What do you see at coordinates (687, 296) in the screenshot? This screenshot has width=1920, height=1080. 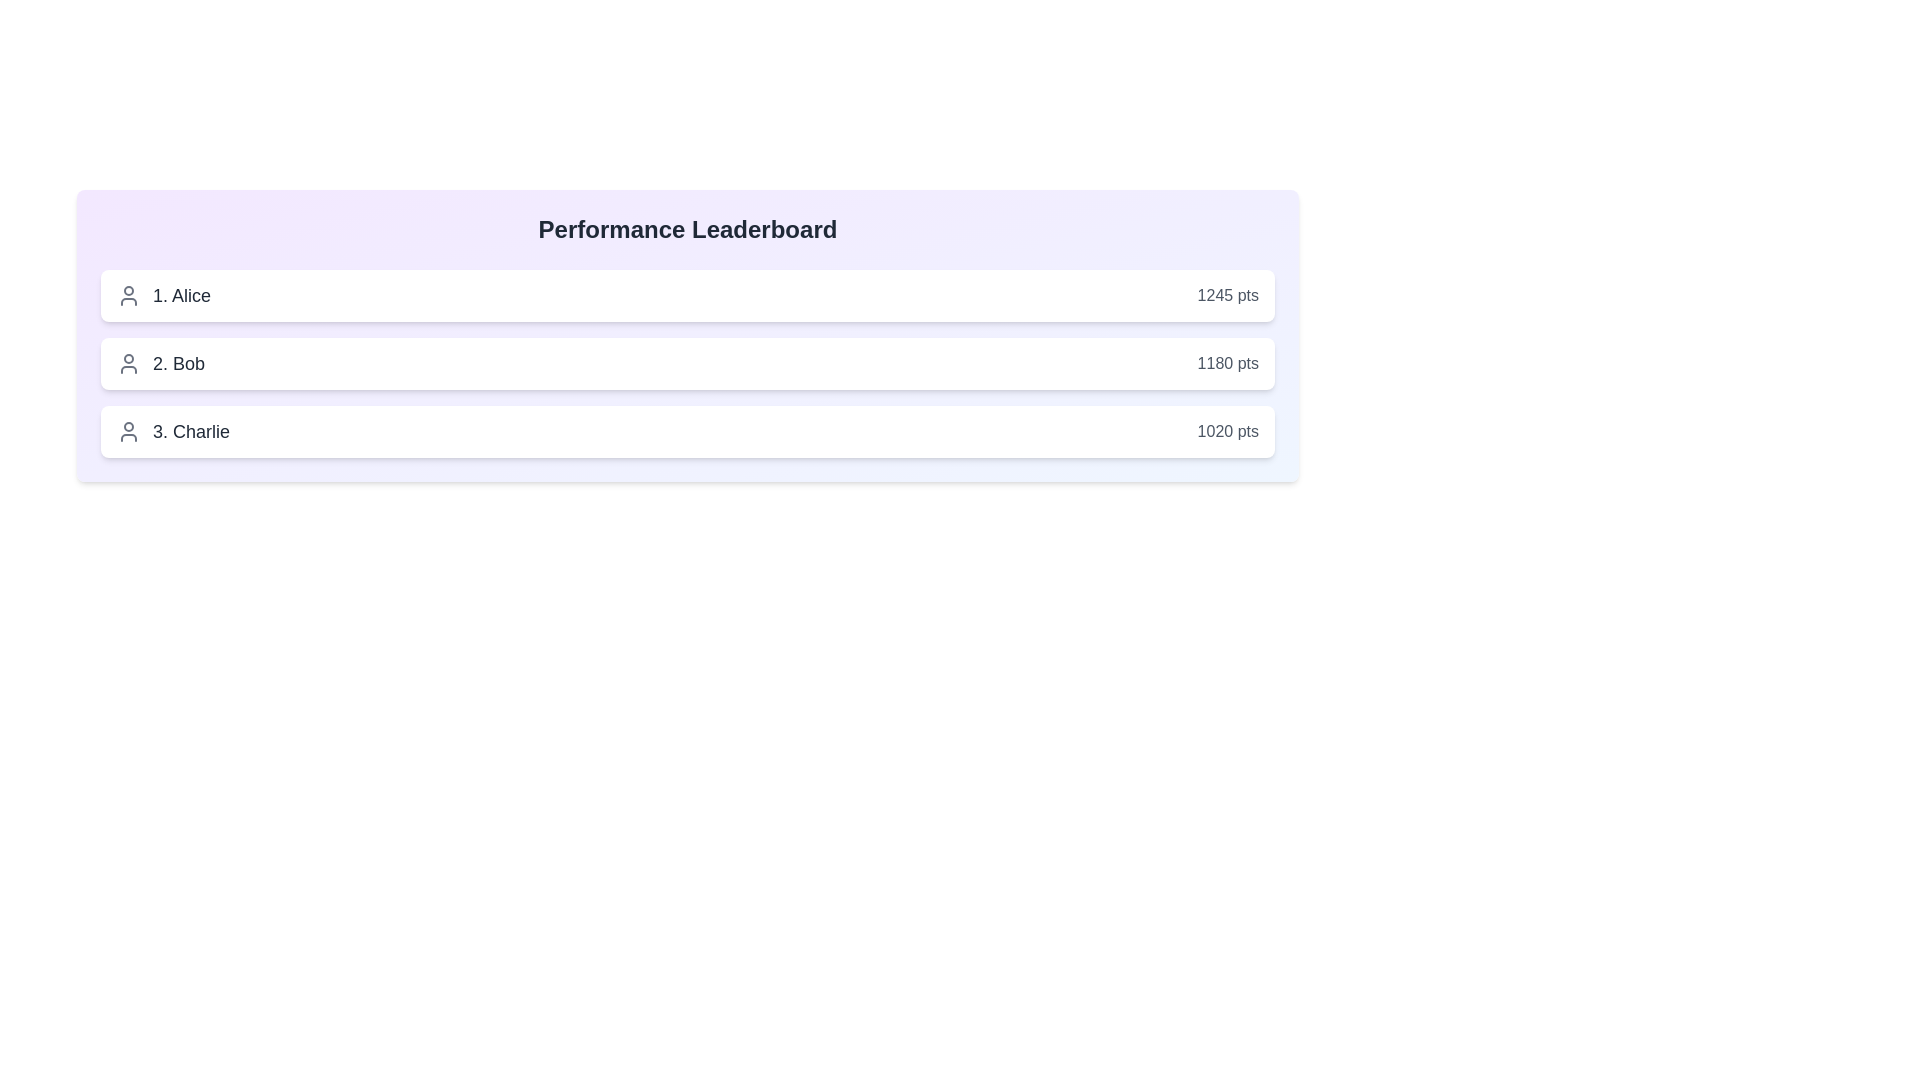 I see `the user entry corresponding to Alice` at bounding box center [687, 296].